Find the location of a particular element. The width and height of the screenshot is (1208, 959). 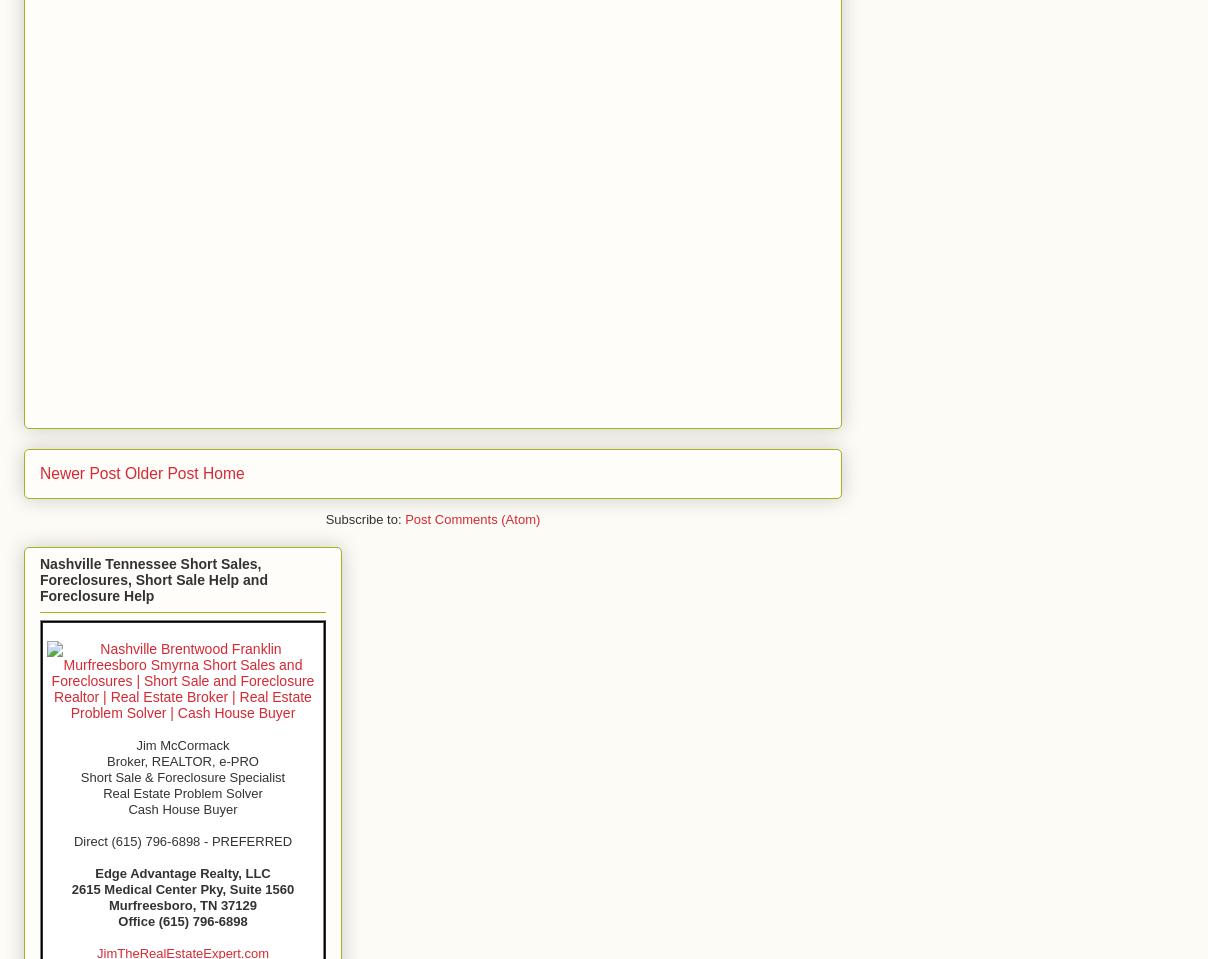

'Broker, REALTOR, e-PRO' is located at coordinates (182, 761).